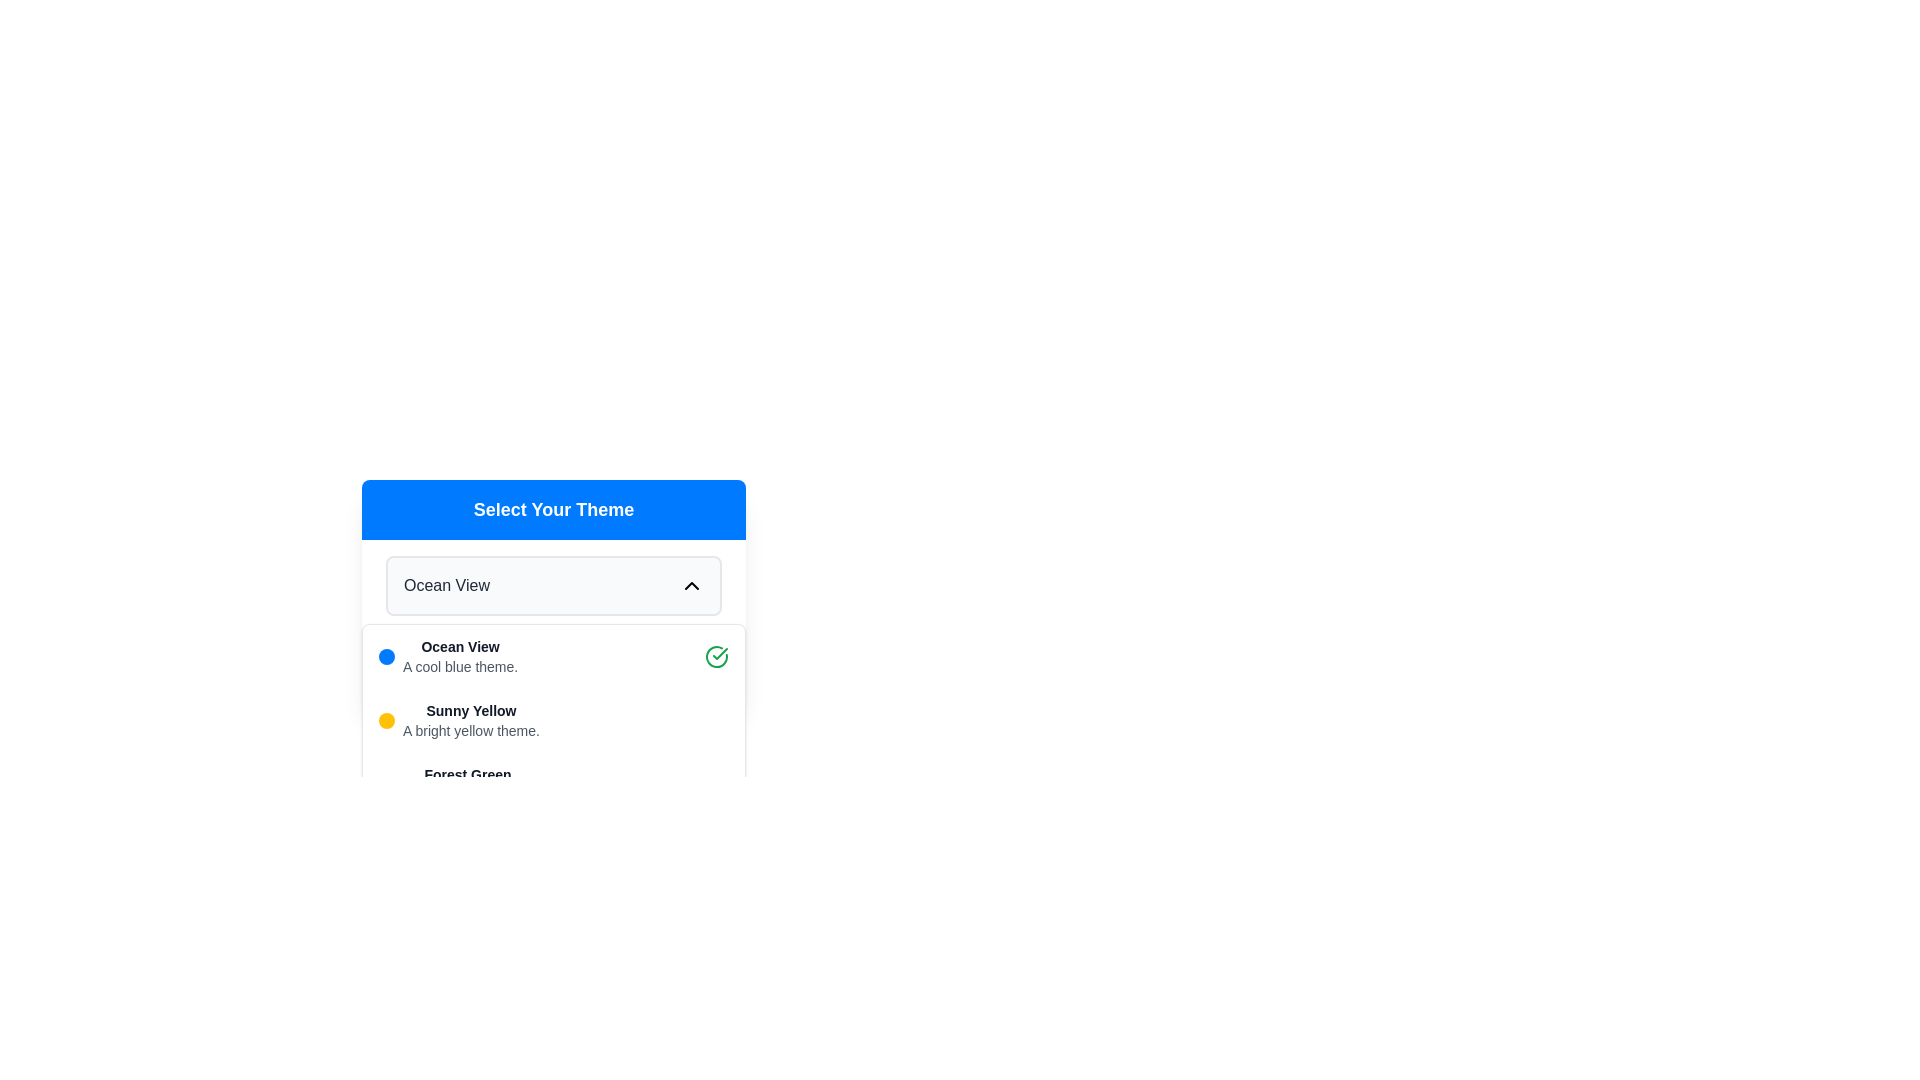 This screenshot has height=1080, width=1920. I want to click on the first theme option in the 'Select Your Theme' section, which is visually represented by a blue circular marker and includes its name and description, so click(447, 656).